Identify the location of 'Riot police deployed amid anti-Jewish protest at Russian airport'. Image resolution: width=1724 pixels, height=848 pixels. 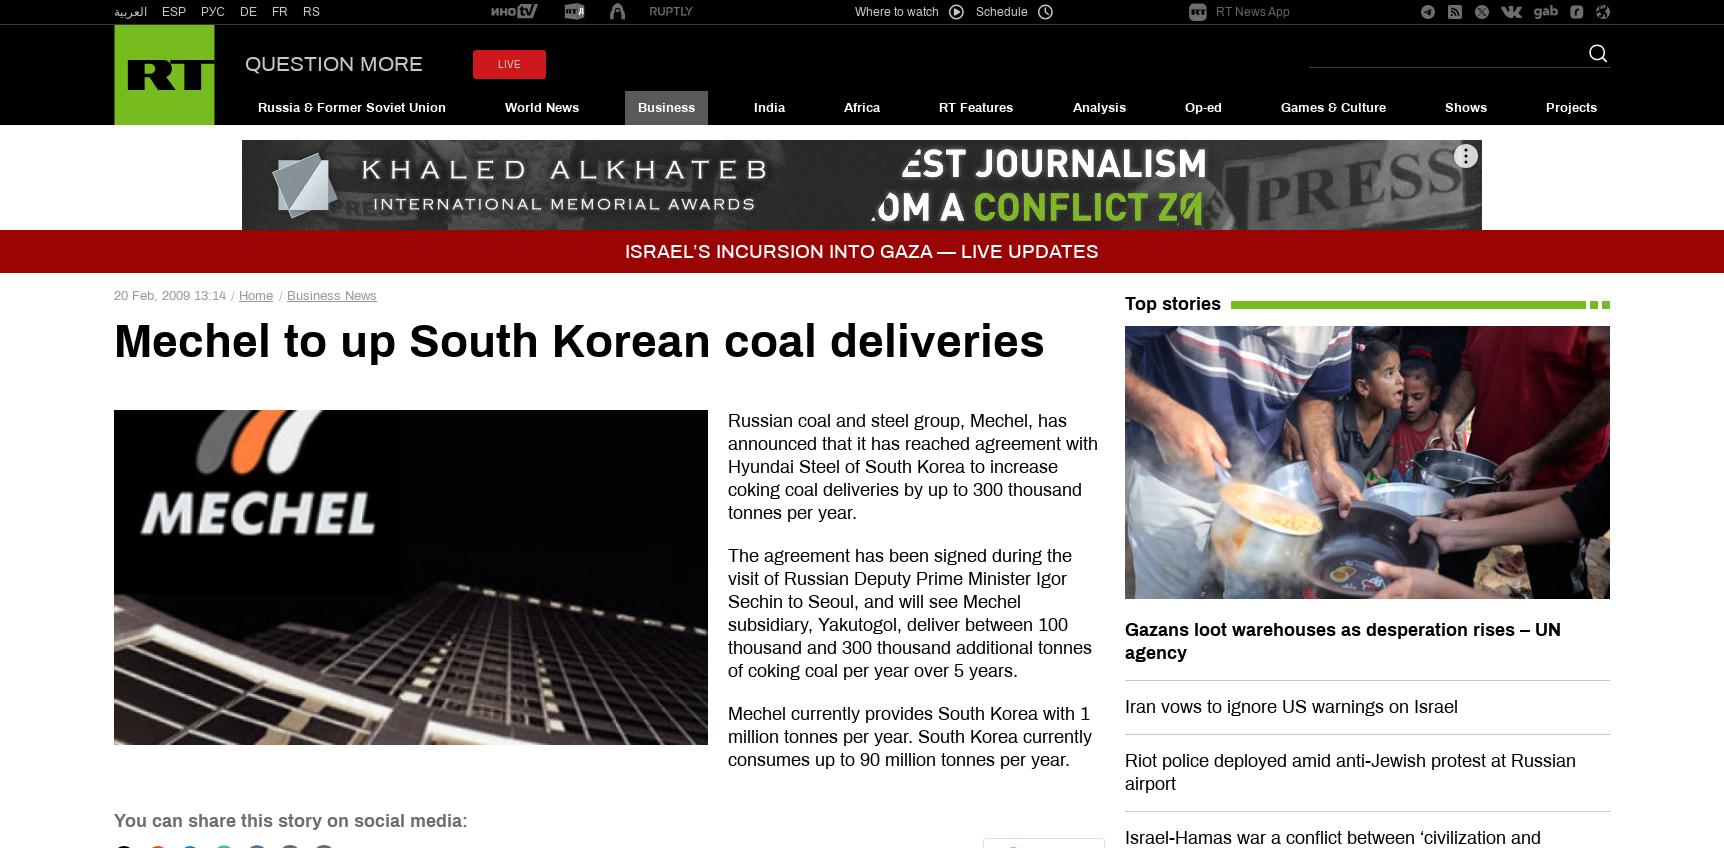
(1349, 771).